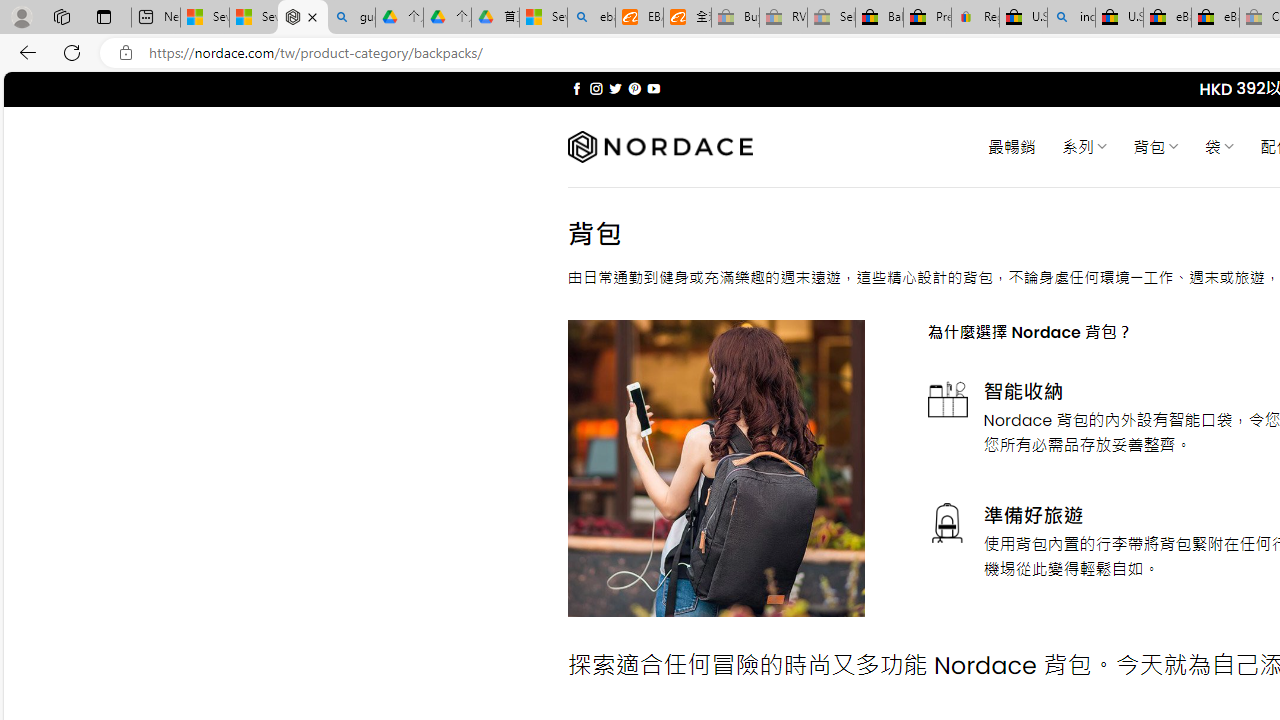  What do you see at coordinates (976, 17) in the screenshot?
I see `'Register: Create a personal eBay account'` at bounding box center [976, 17].